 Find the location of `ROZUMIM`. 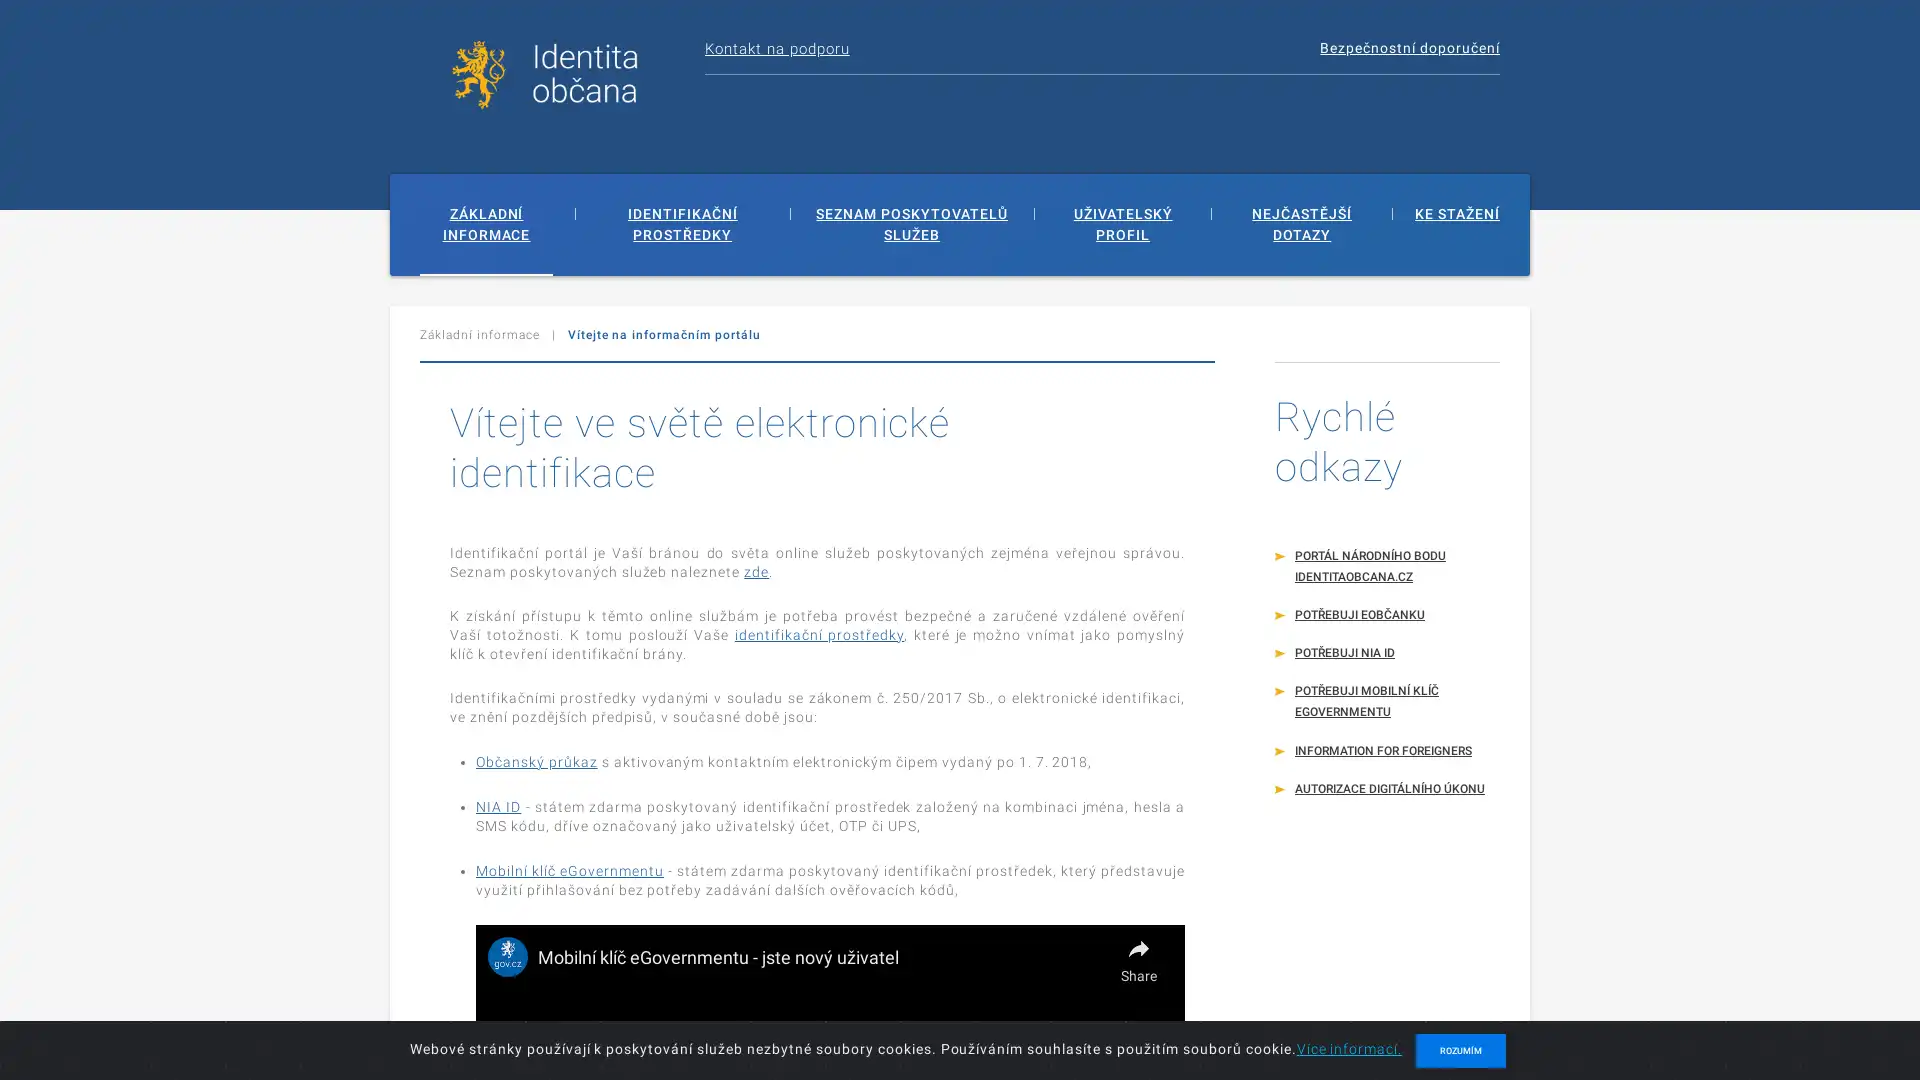

ROZUMIM is located at coordinates (1460, 1048).